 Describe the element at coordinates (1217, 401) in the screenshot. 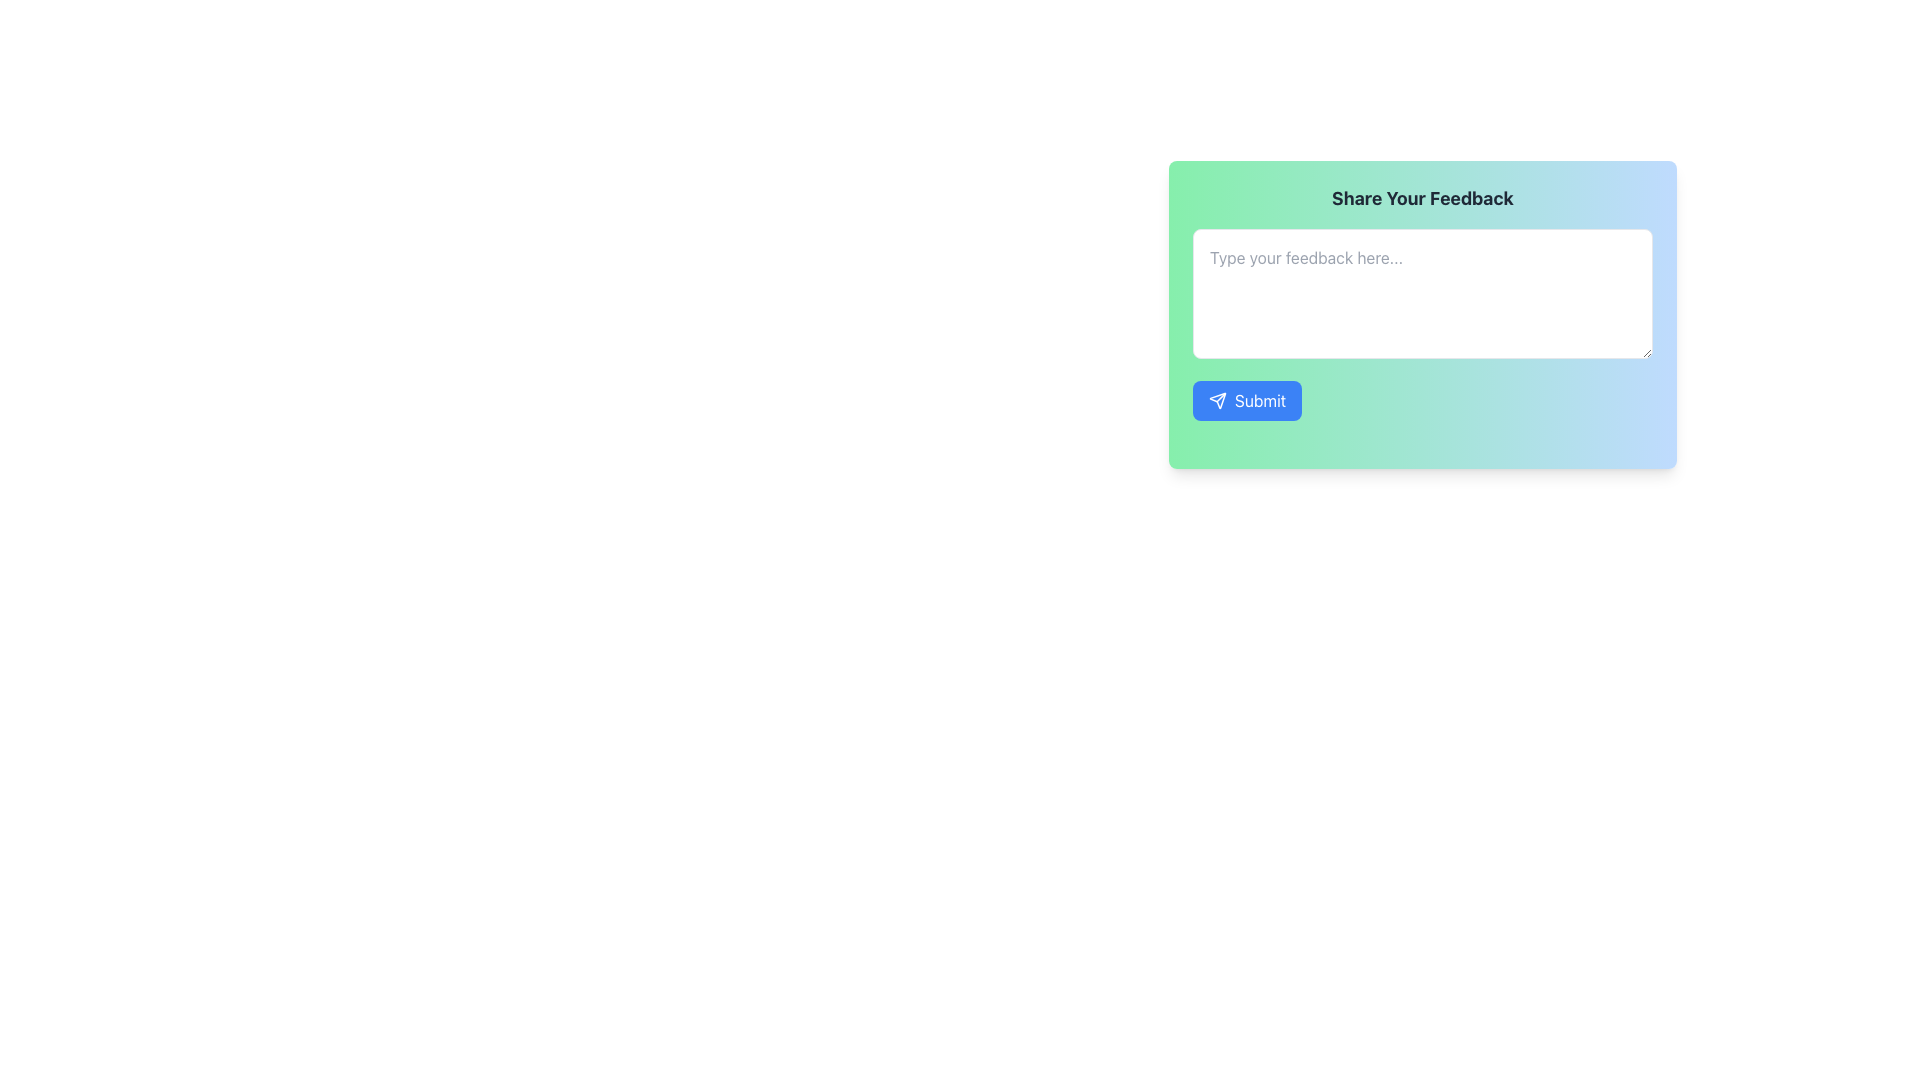

I see `the send icon located at the bottom-left corner of the feedback form, which indicates a submit action` at that location.